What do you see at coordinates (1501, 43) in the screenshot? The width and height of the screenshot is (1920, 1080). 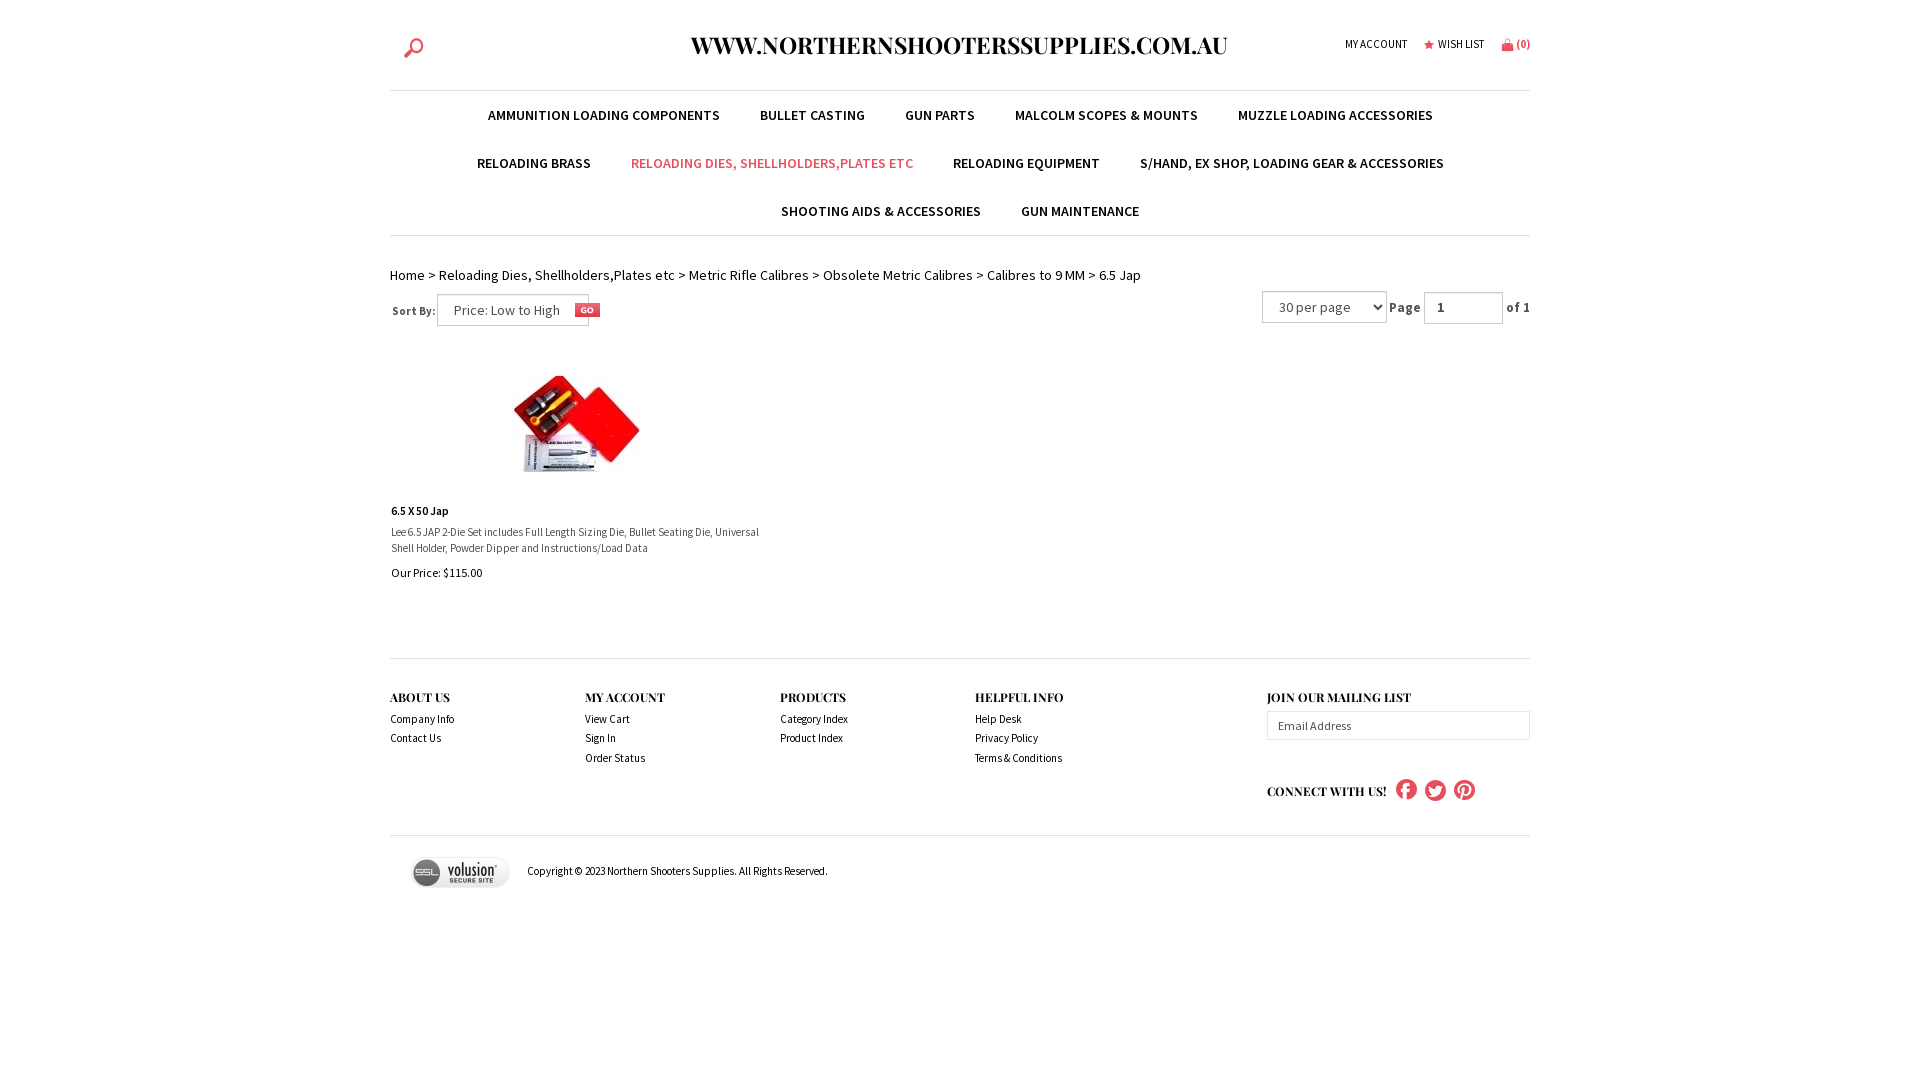 I see `'(0)'` at bounding box center [1501, 43].